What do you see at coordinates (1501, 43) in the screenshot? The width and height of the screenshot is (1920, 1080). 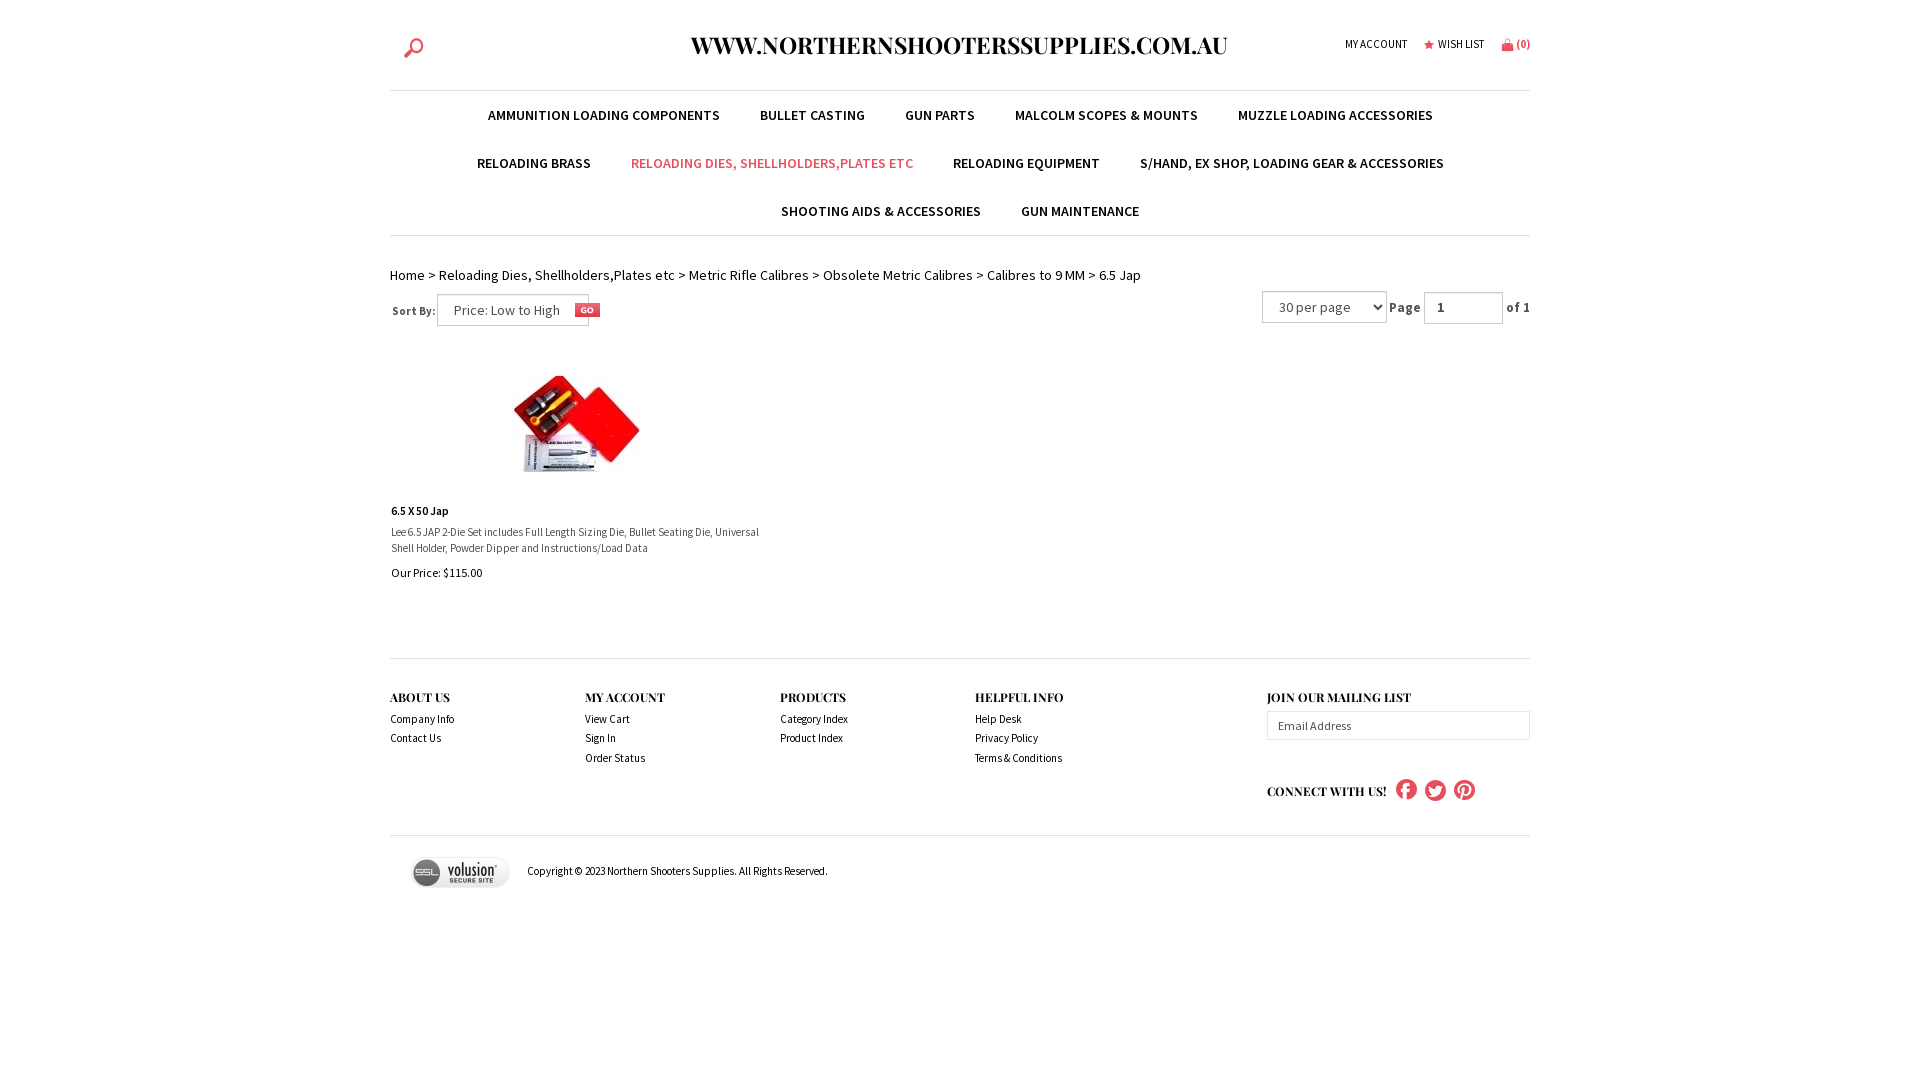 I see `'(0)'` at bounding box center [1501, 43].